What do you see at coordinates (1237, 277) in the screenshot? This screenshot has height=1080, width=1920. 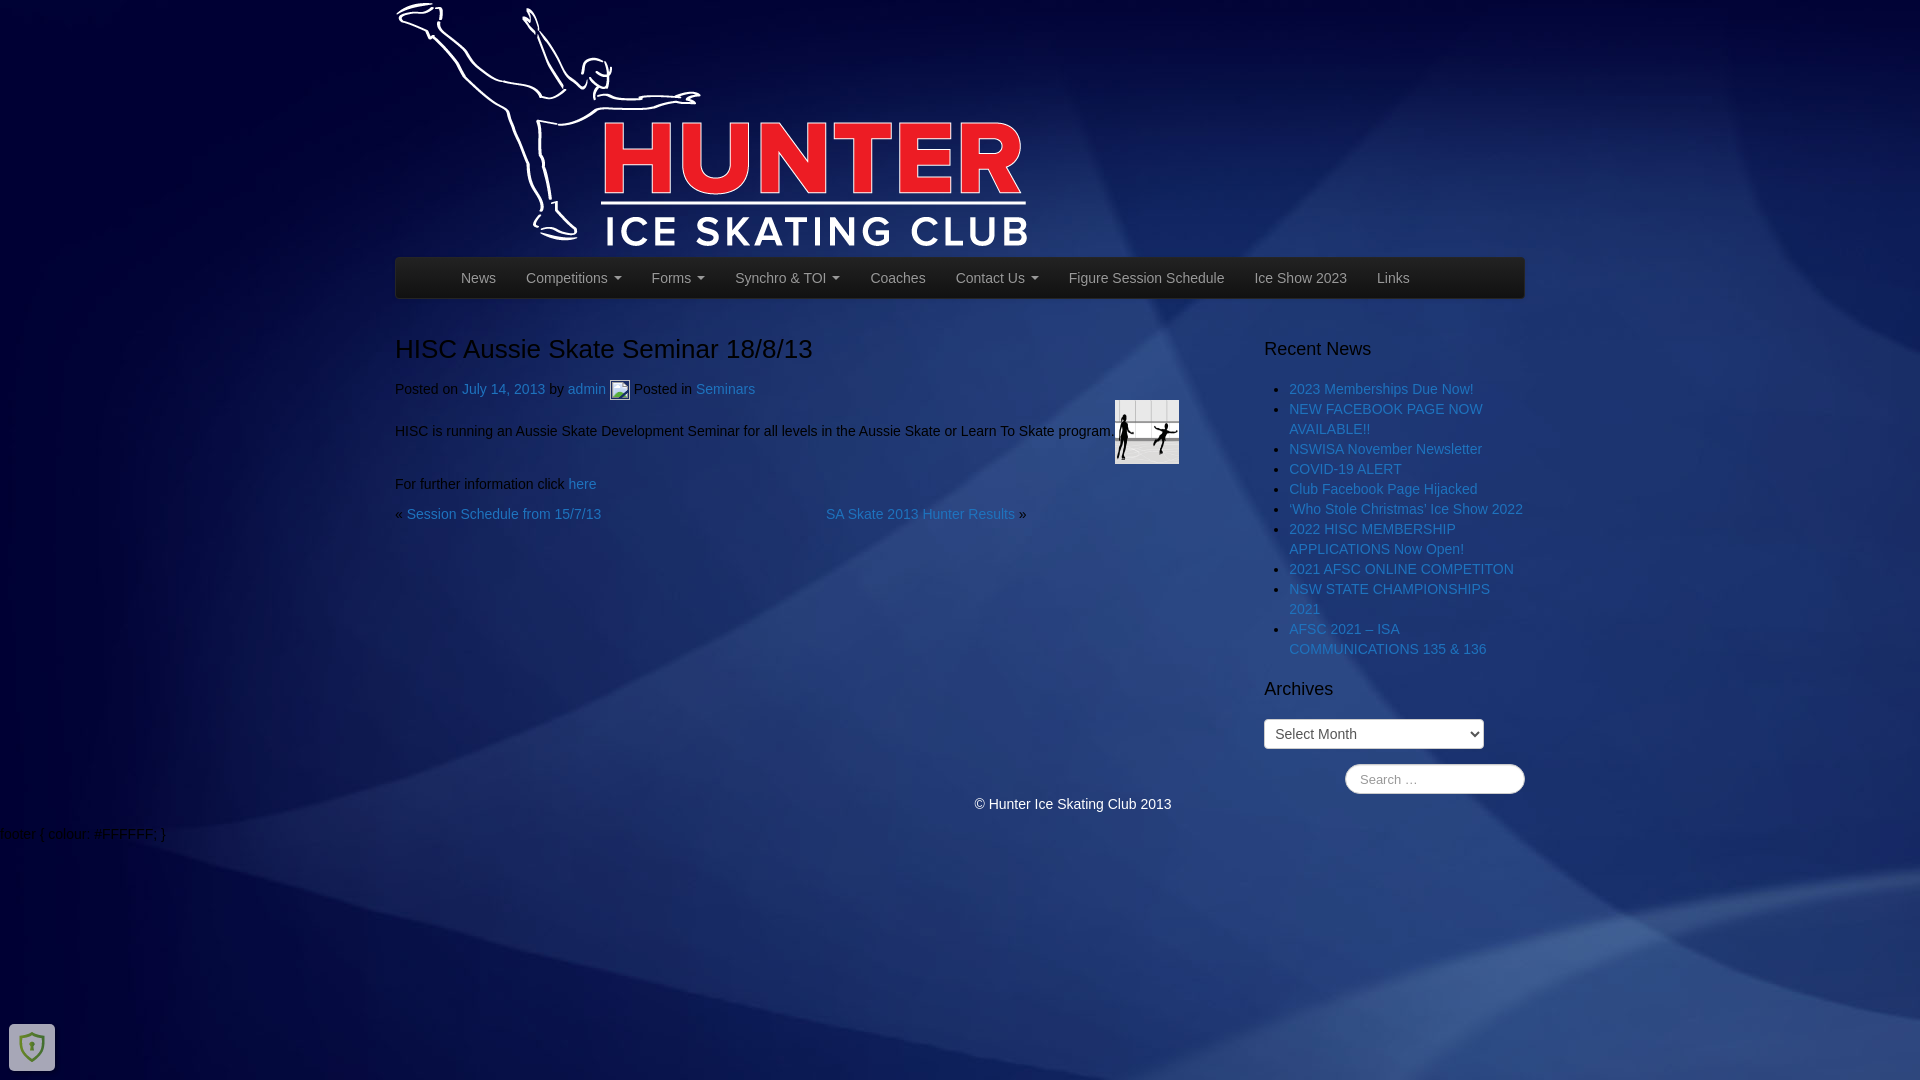 I see `'Ice Show 2023'` at bounding box center [1237, 277].